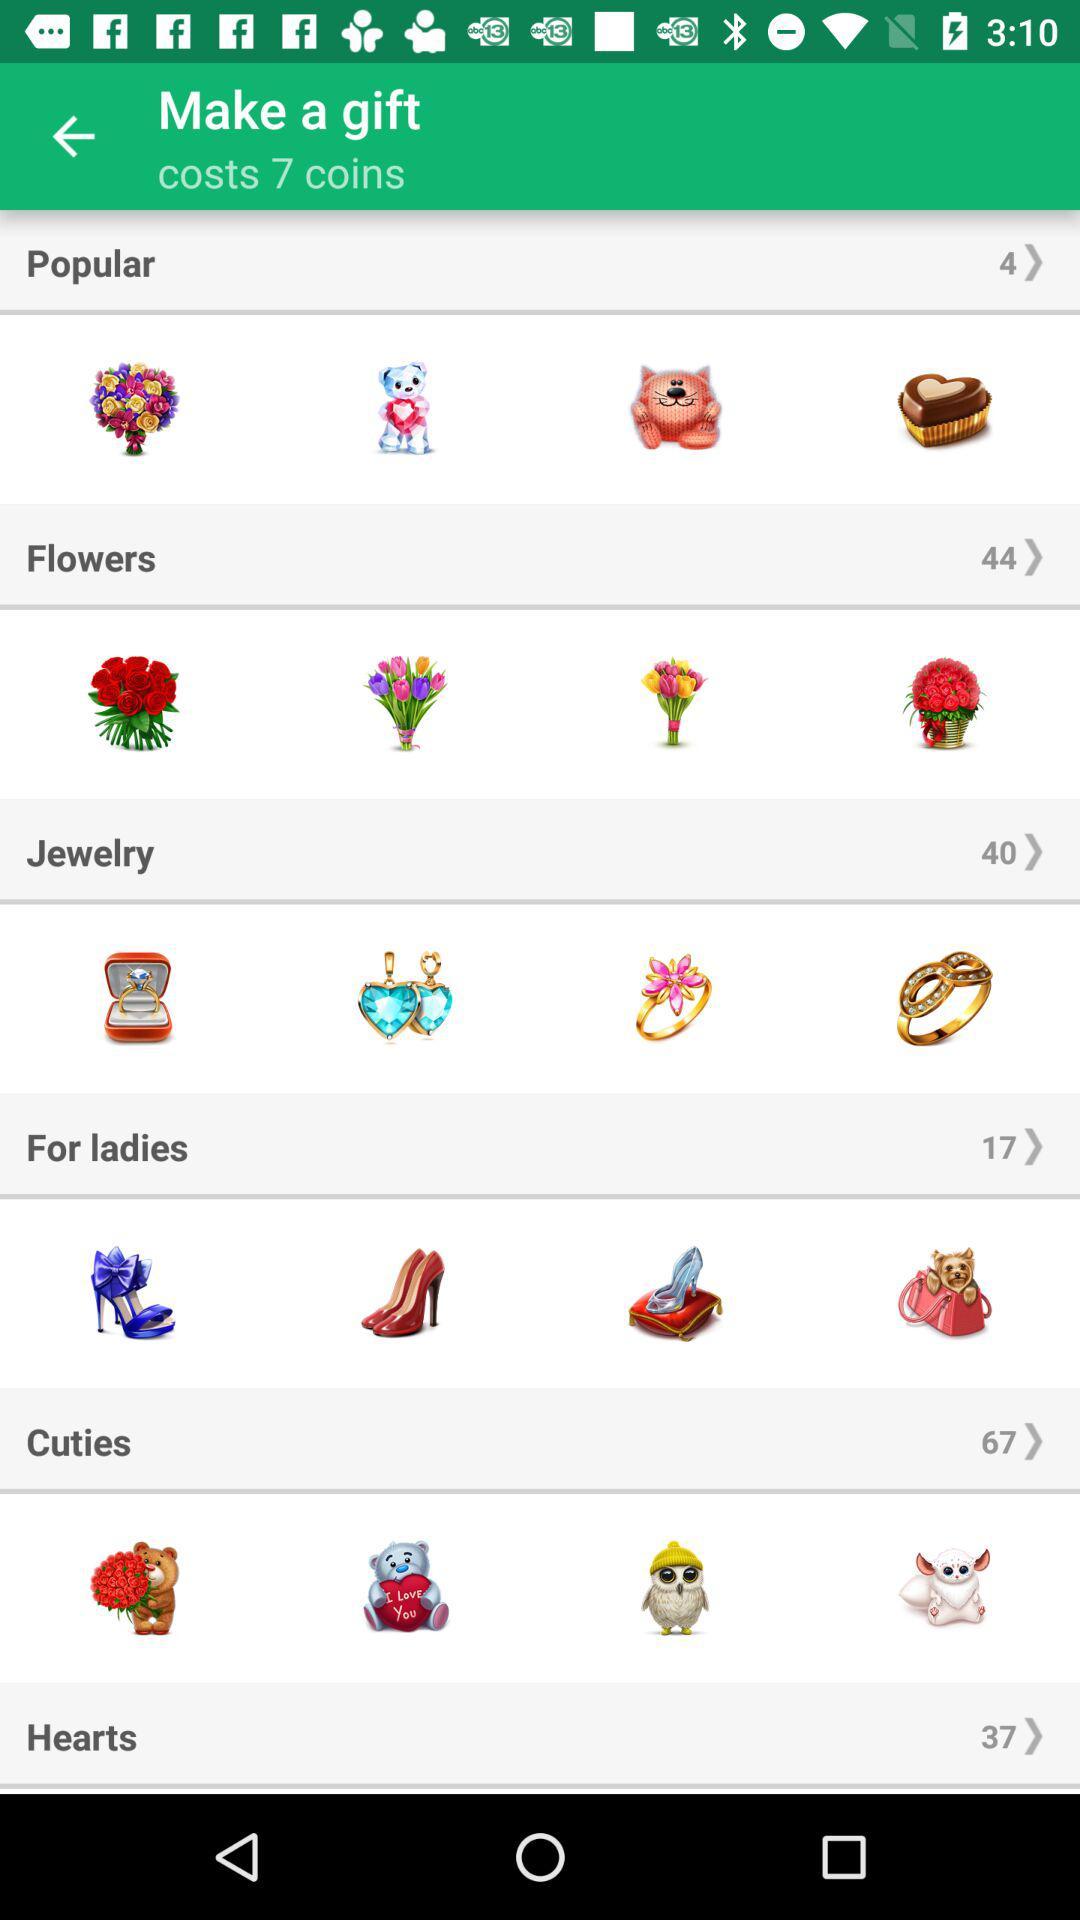 This screenshot has height=1920, width=1080. Describe the element at coordinates (1032, 557) in the screenshot. I see `item next to flowers icon` at that location.